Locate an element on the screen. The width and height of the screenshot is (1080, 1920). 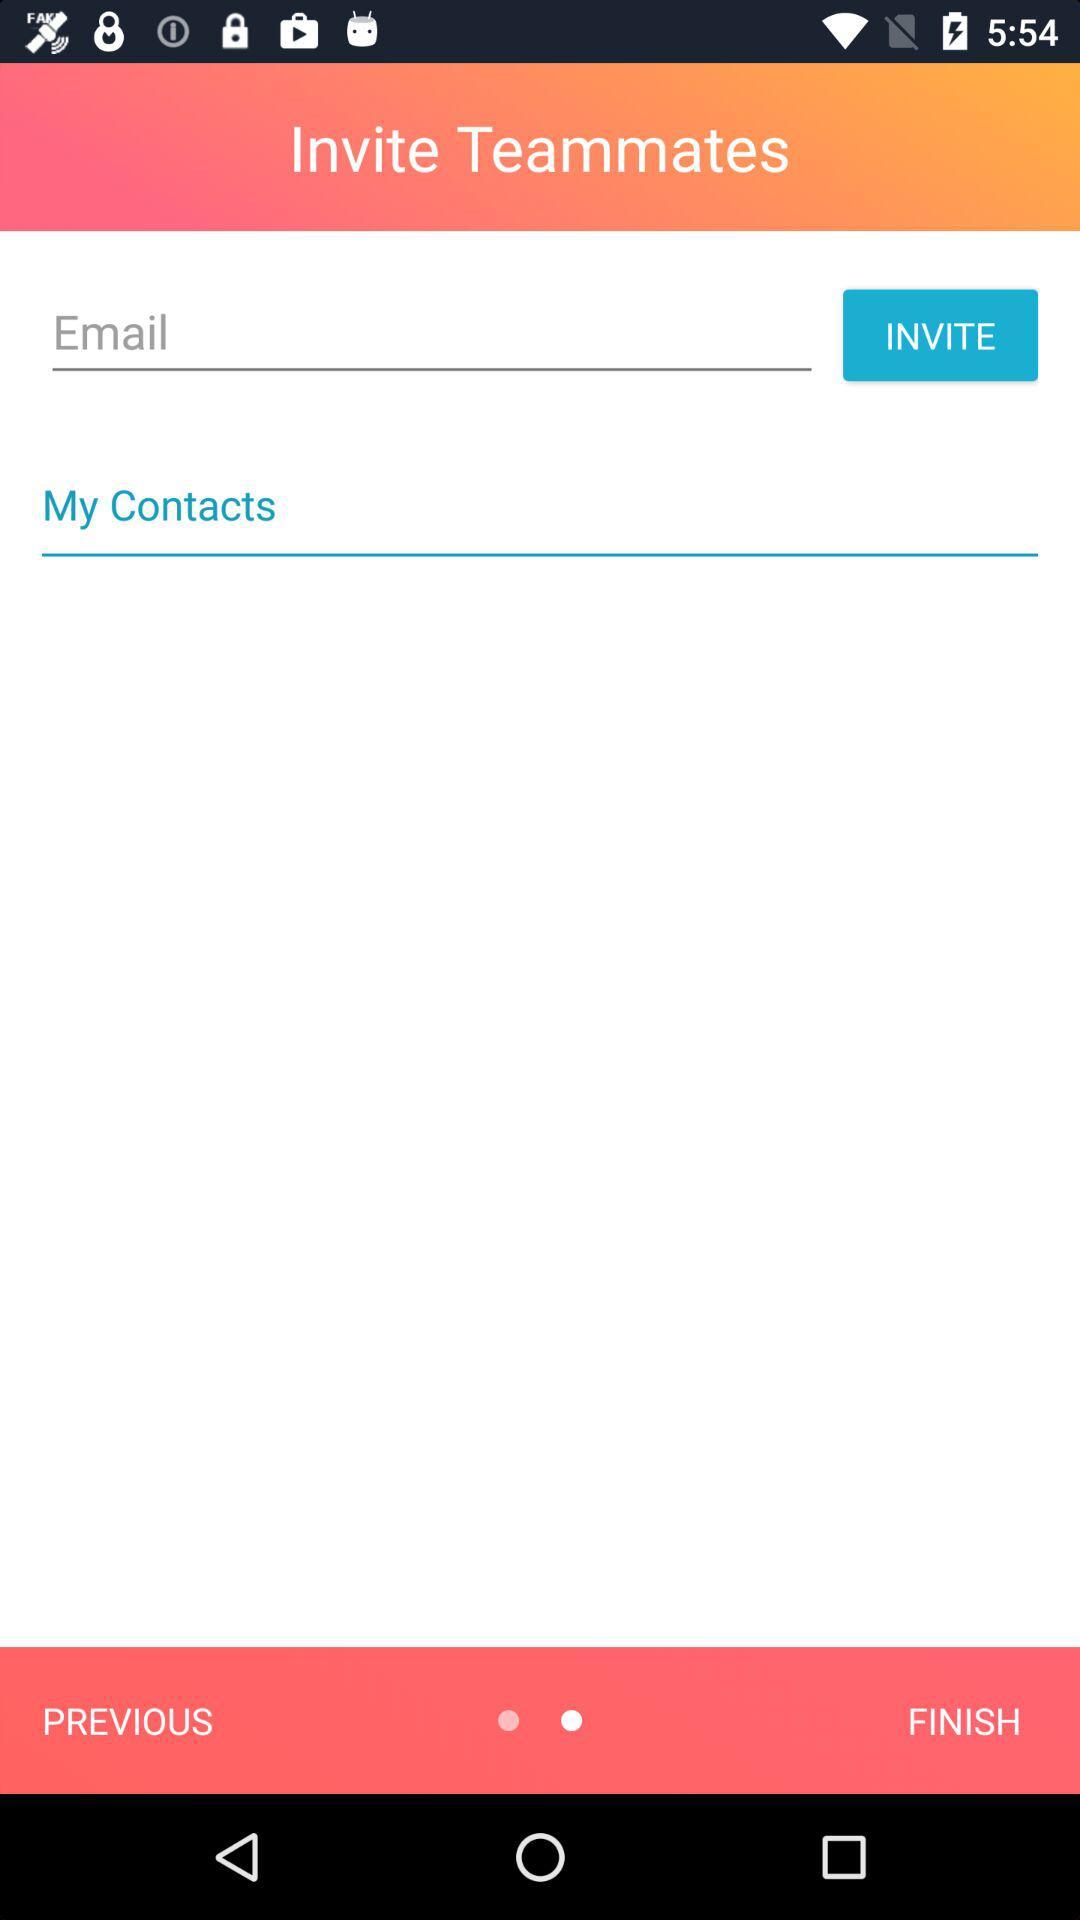
item at the bottom right corner is located at coordinates (963, 1719).